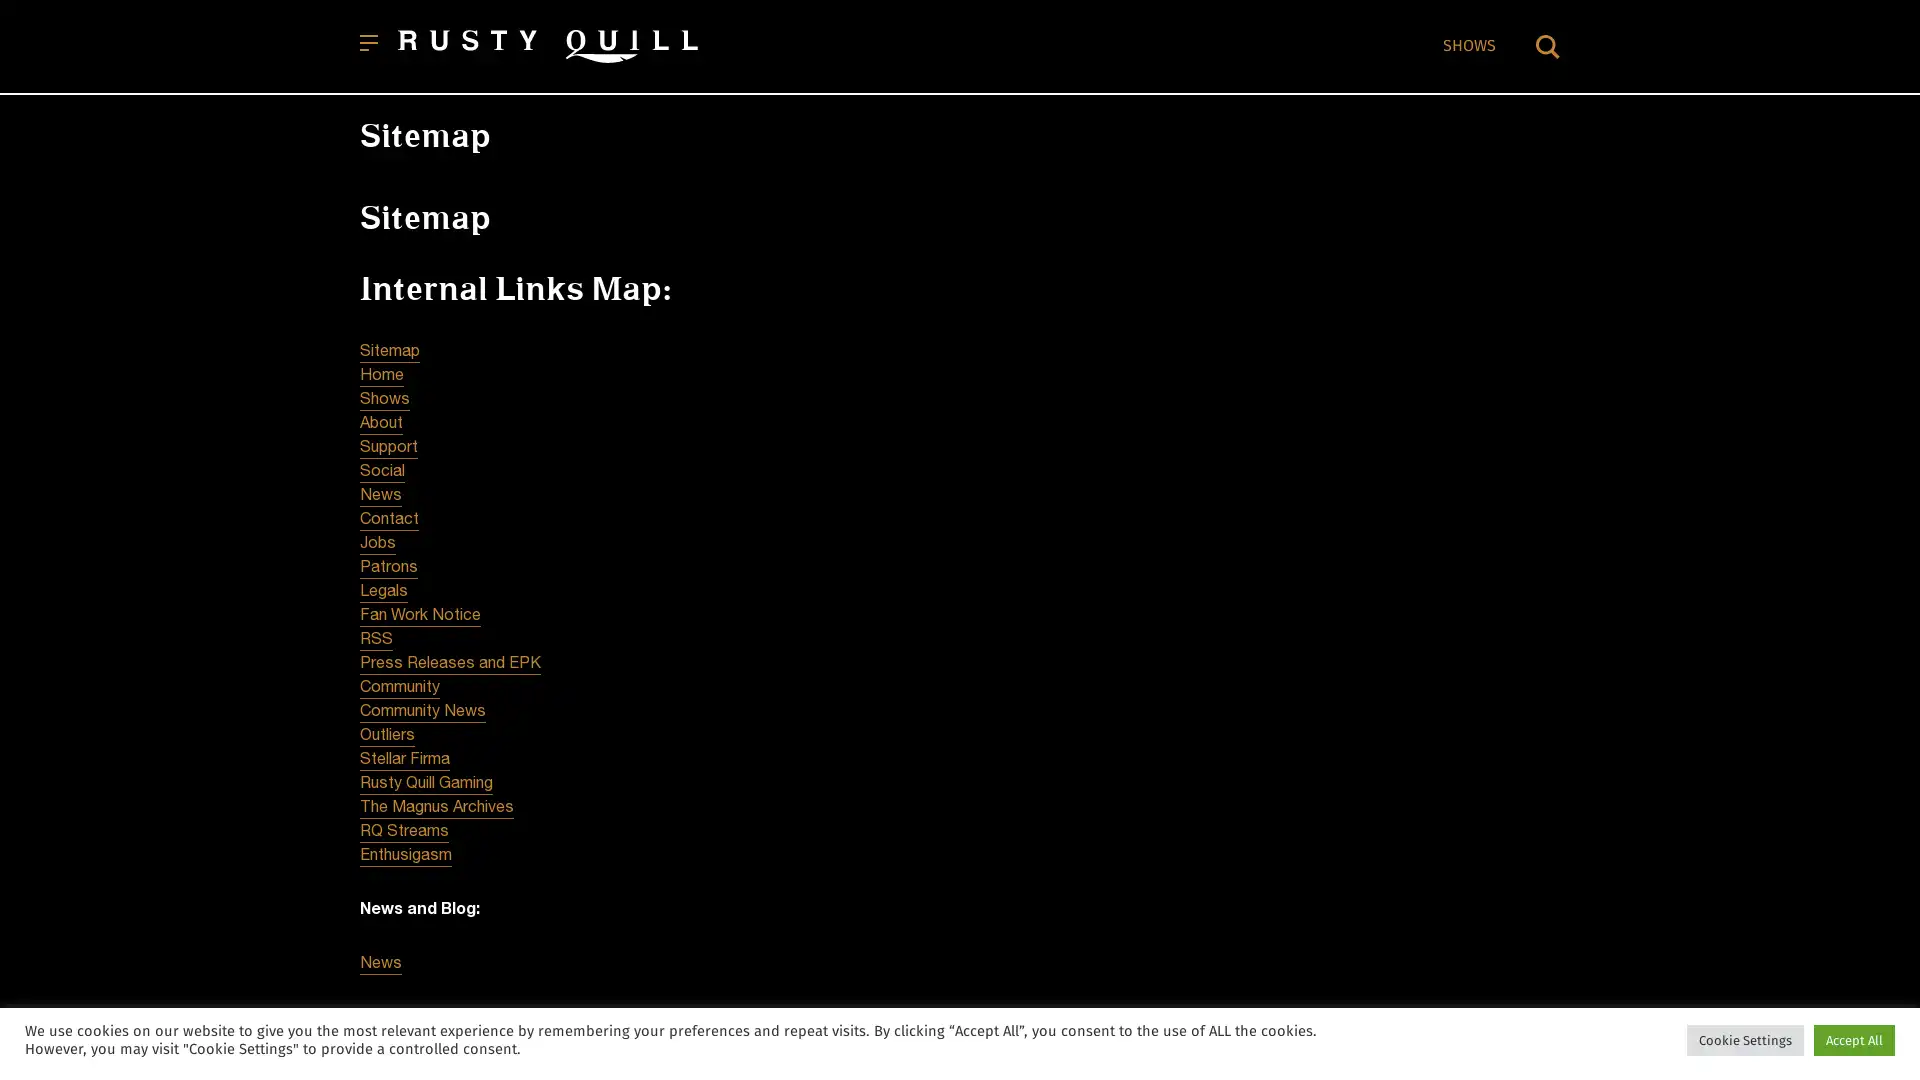  Describe the element at coordinates (369, 42) in the screenshot. I see `Open menu` at that location.